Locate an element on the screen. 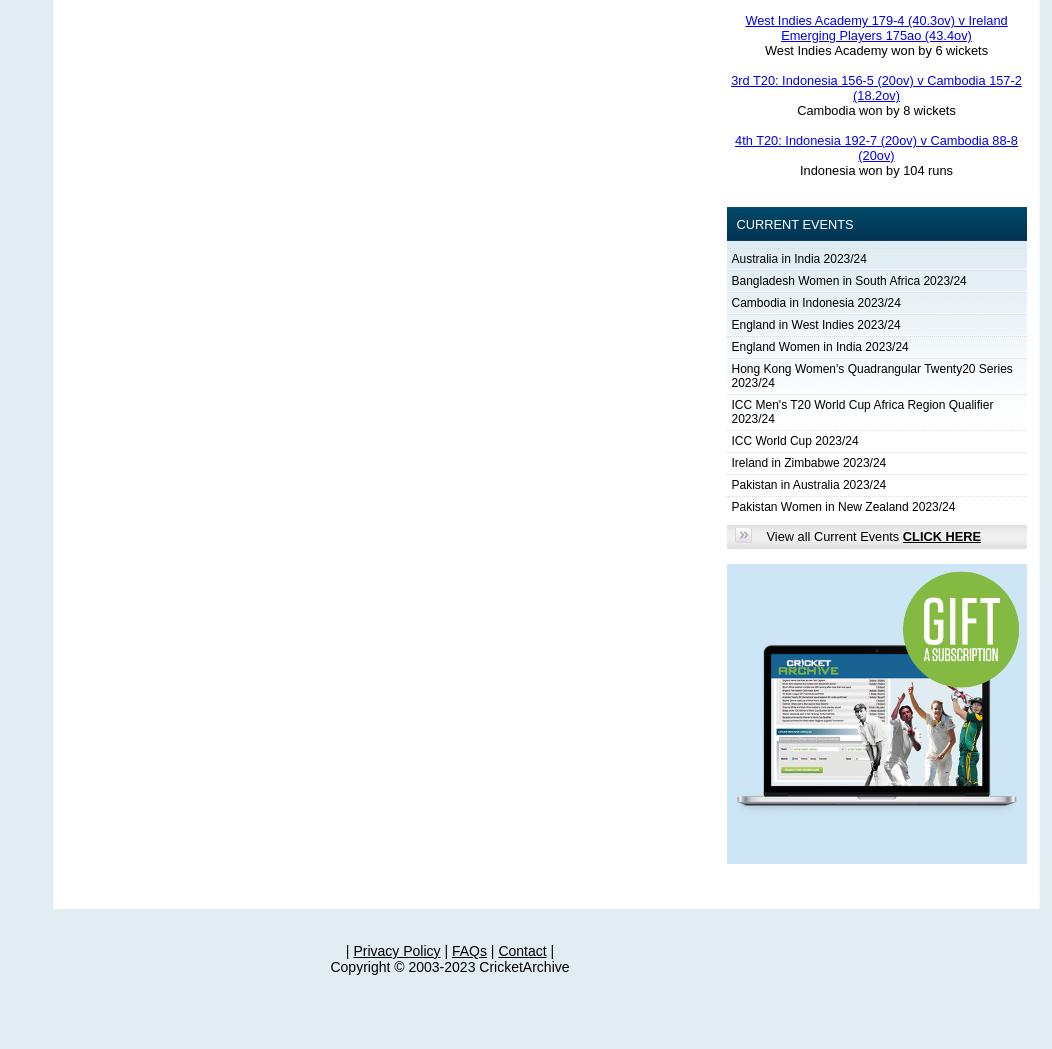  'England Women in India 2023/24' is located at coordinates (819, 346).